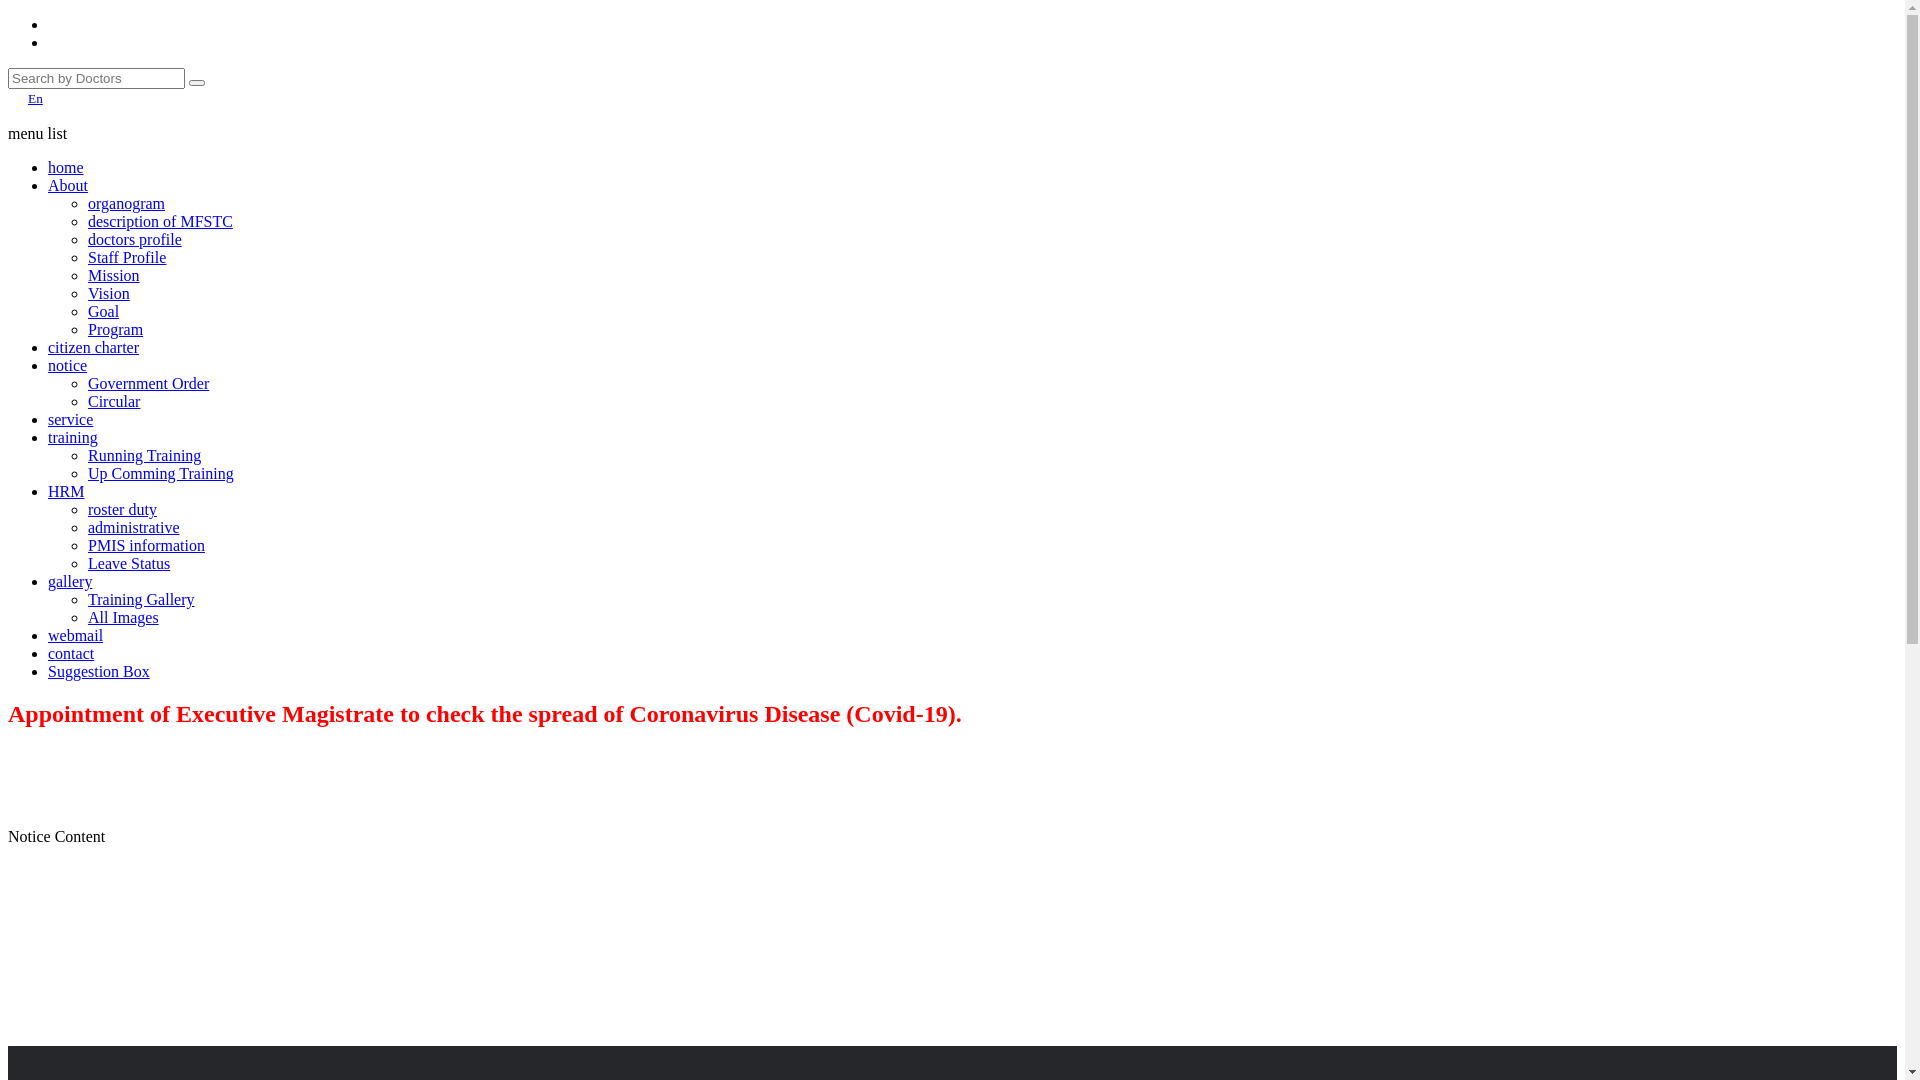 This screenshot has width=1920, height=1080. I want to click on 'notice', so click(67, 365).